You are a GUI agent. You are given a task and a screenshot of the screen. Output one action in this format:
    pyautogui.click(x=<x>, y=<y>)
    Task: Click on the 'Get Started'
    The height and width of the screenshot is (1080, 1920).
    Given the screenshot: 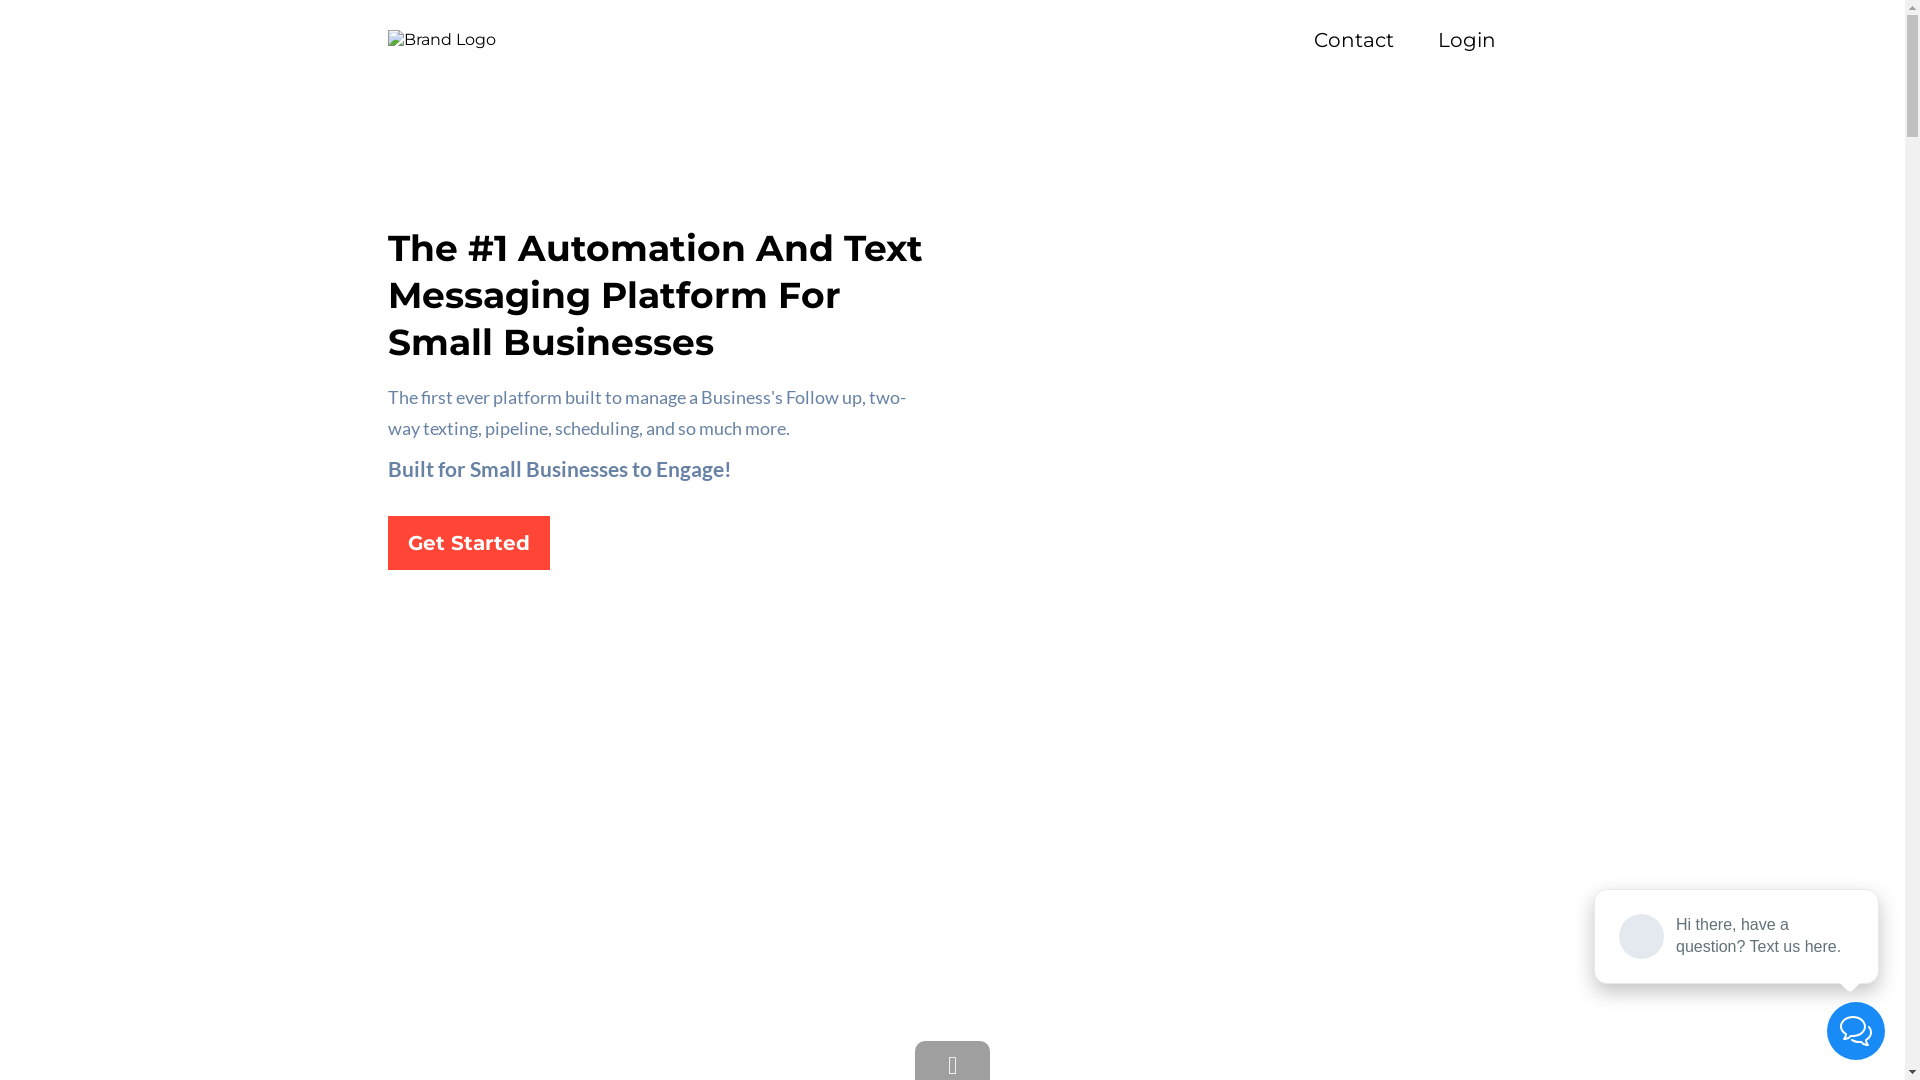 What is the action you would take?
    pyautogui.click(x=468, y=543)
    